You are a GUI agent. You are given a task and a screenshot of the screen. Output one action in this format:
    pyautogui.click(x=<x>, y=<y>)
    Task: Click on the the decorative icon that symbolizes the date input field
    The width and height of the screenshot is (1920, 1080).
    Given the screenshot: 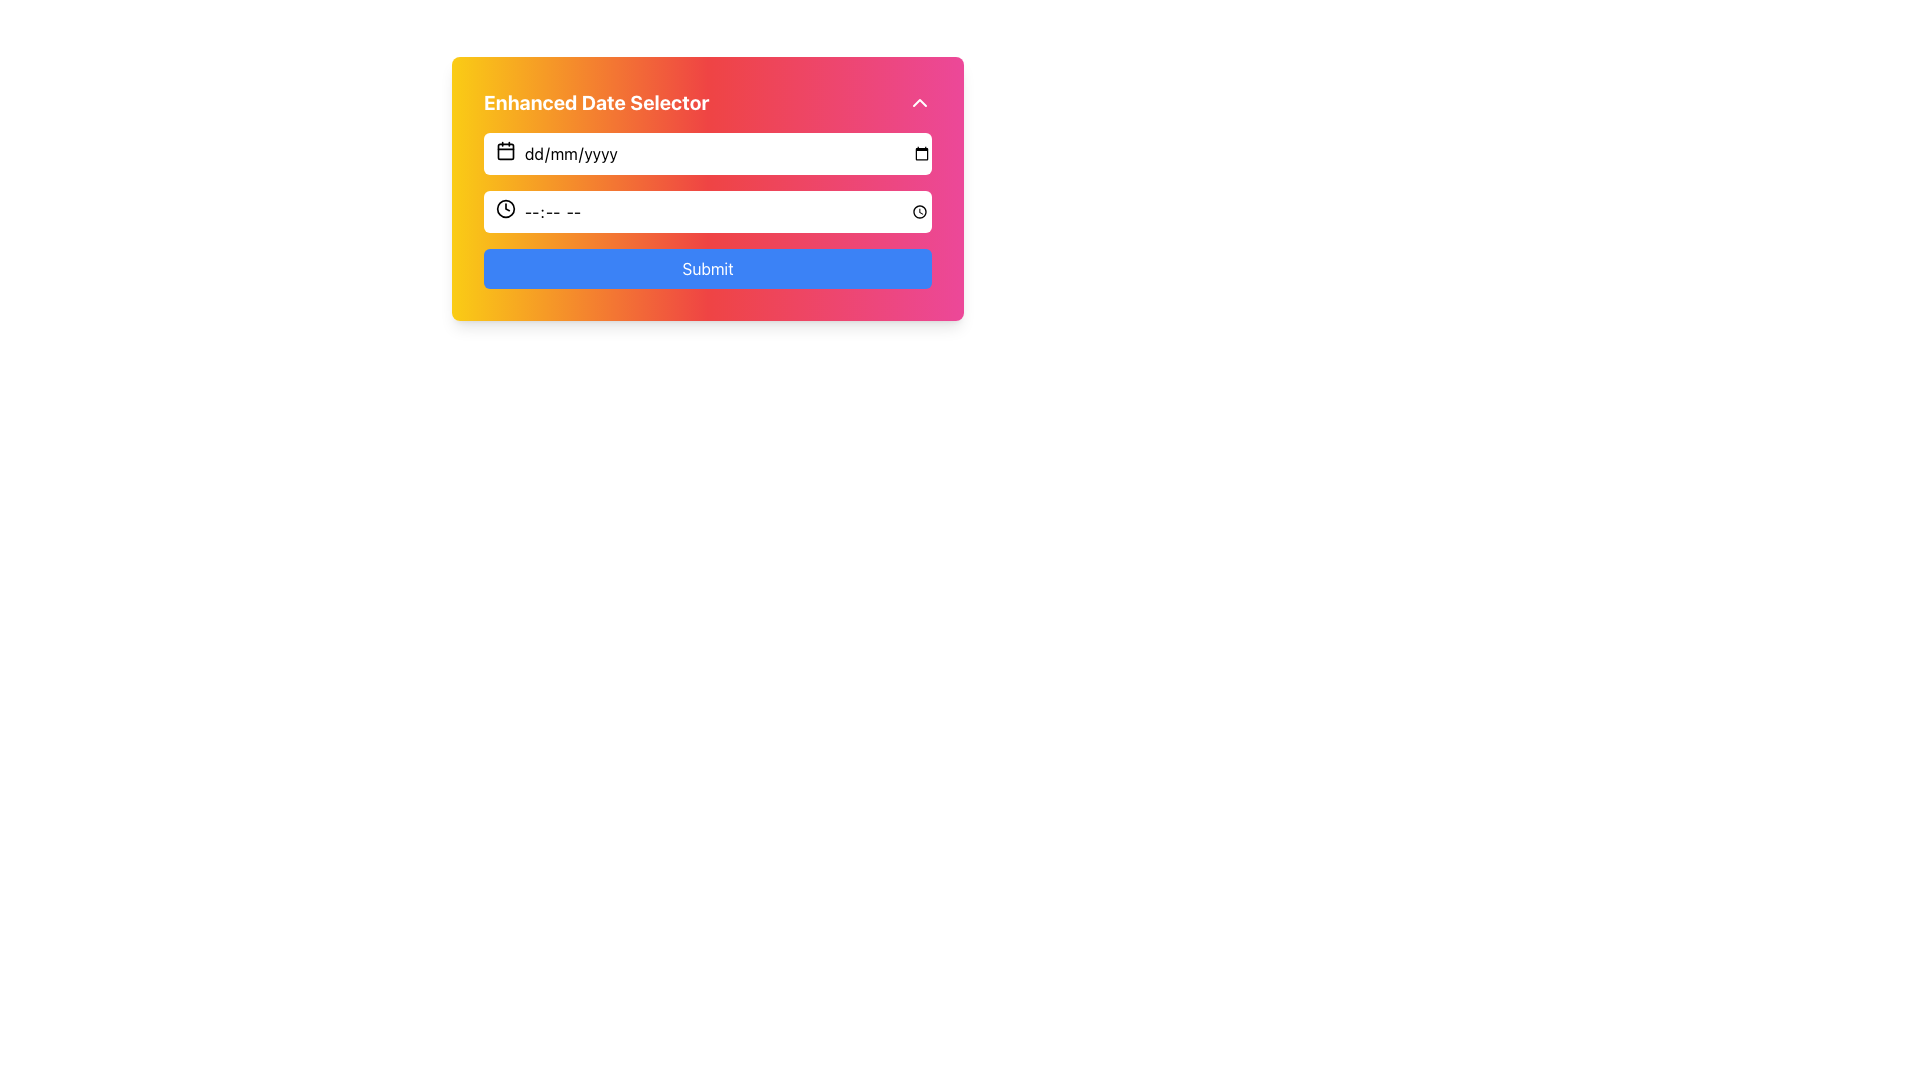 What is the action you would take?
    pyautogui.click(x=505, y=149)
    